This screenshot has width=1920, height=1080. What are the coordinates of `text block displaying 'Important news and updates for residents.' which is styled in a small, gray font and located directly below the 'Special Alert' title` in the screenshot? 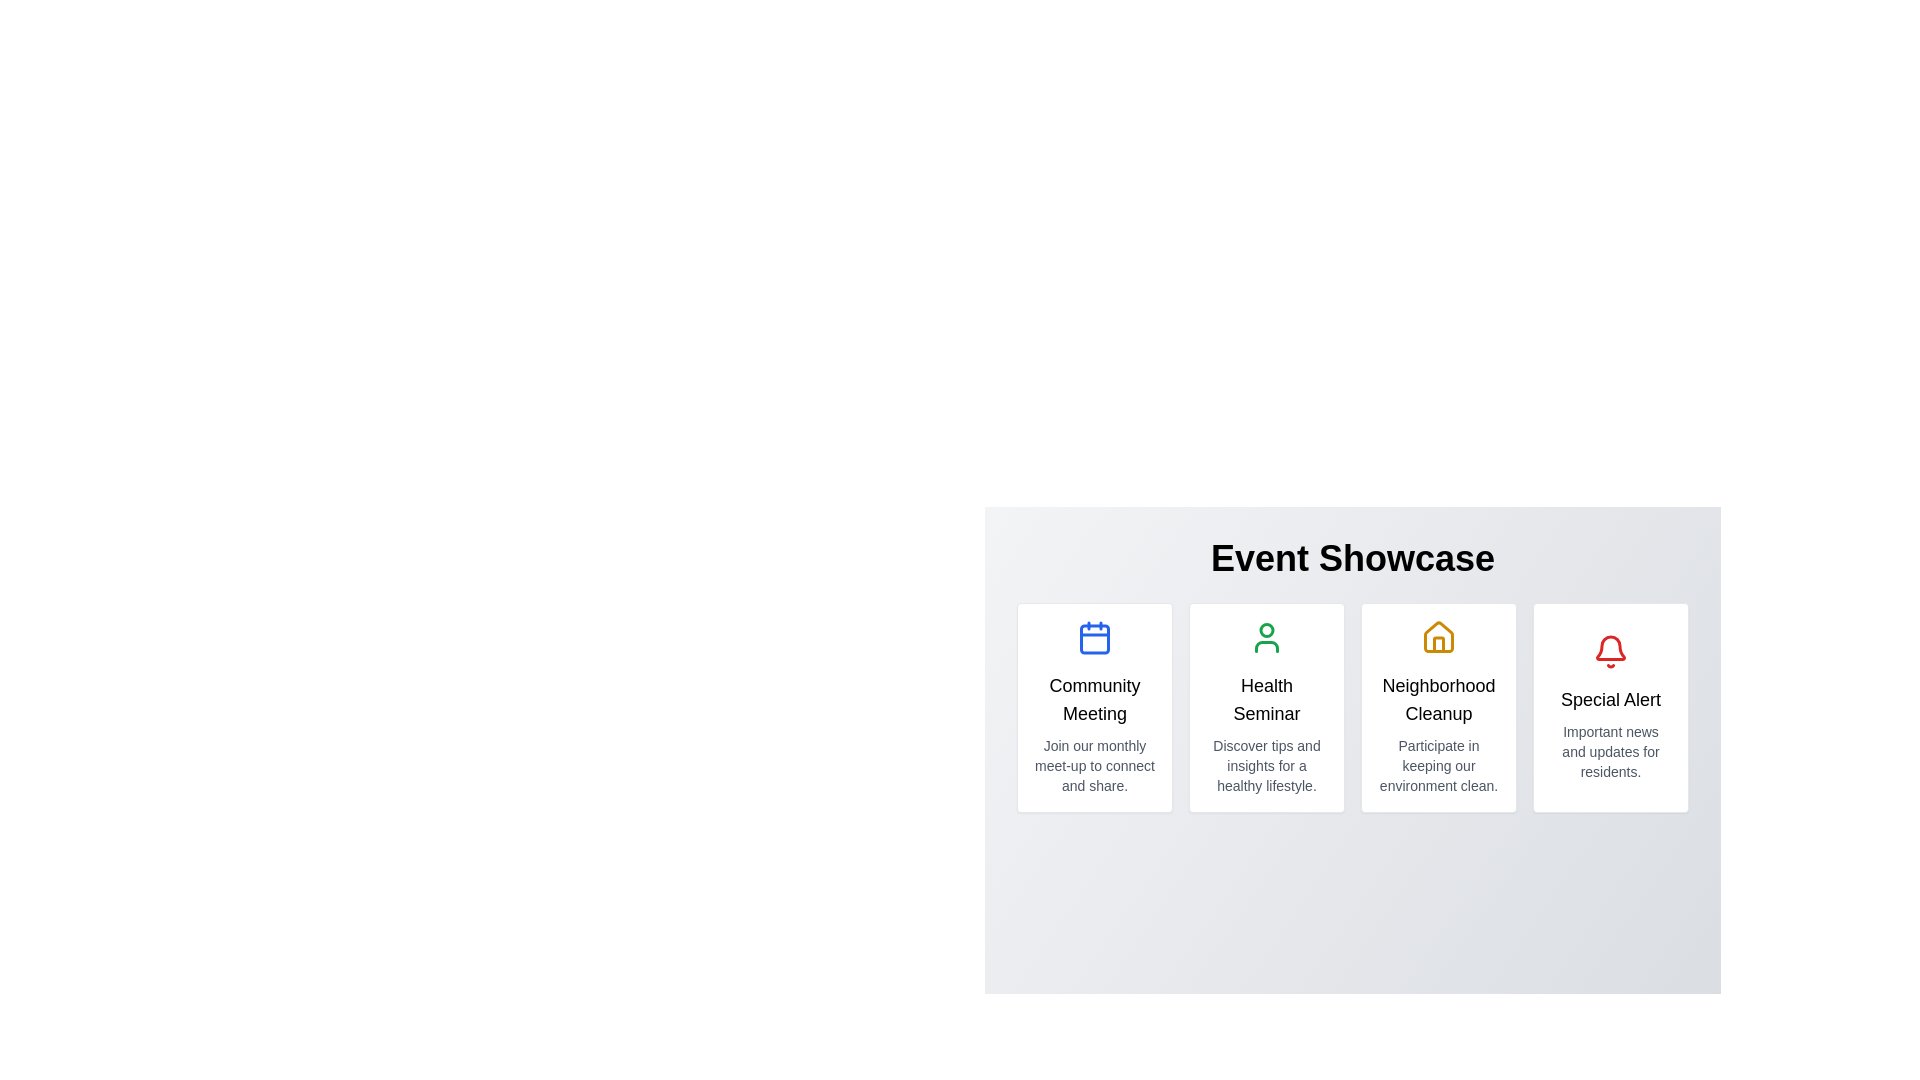 It's located at (1611, 752).